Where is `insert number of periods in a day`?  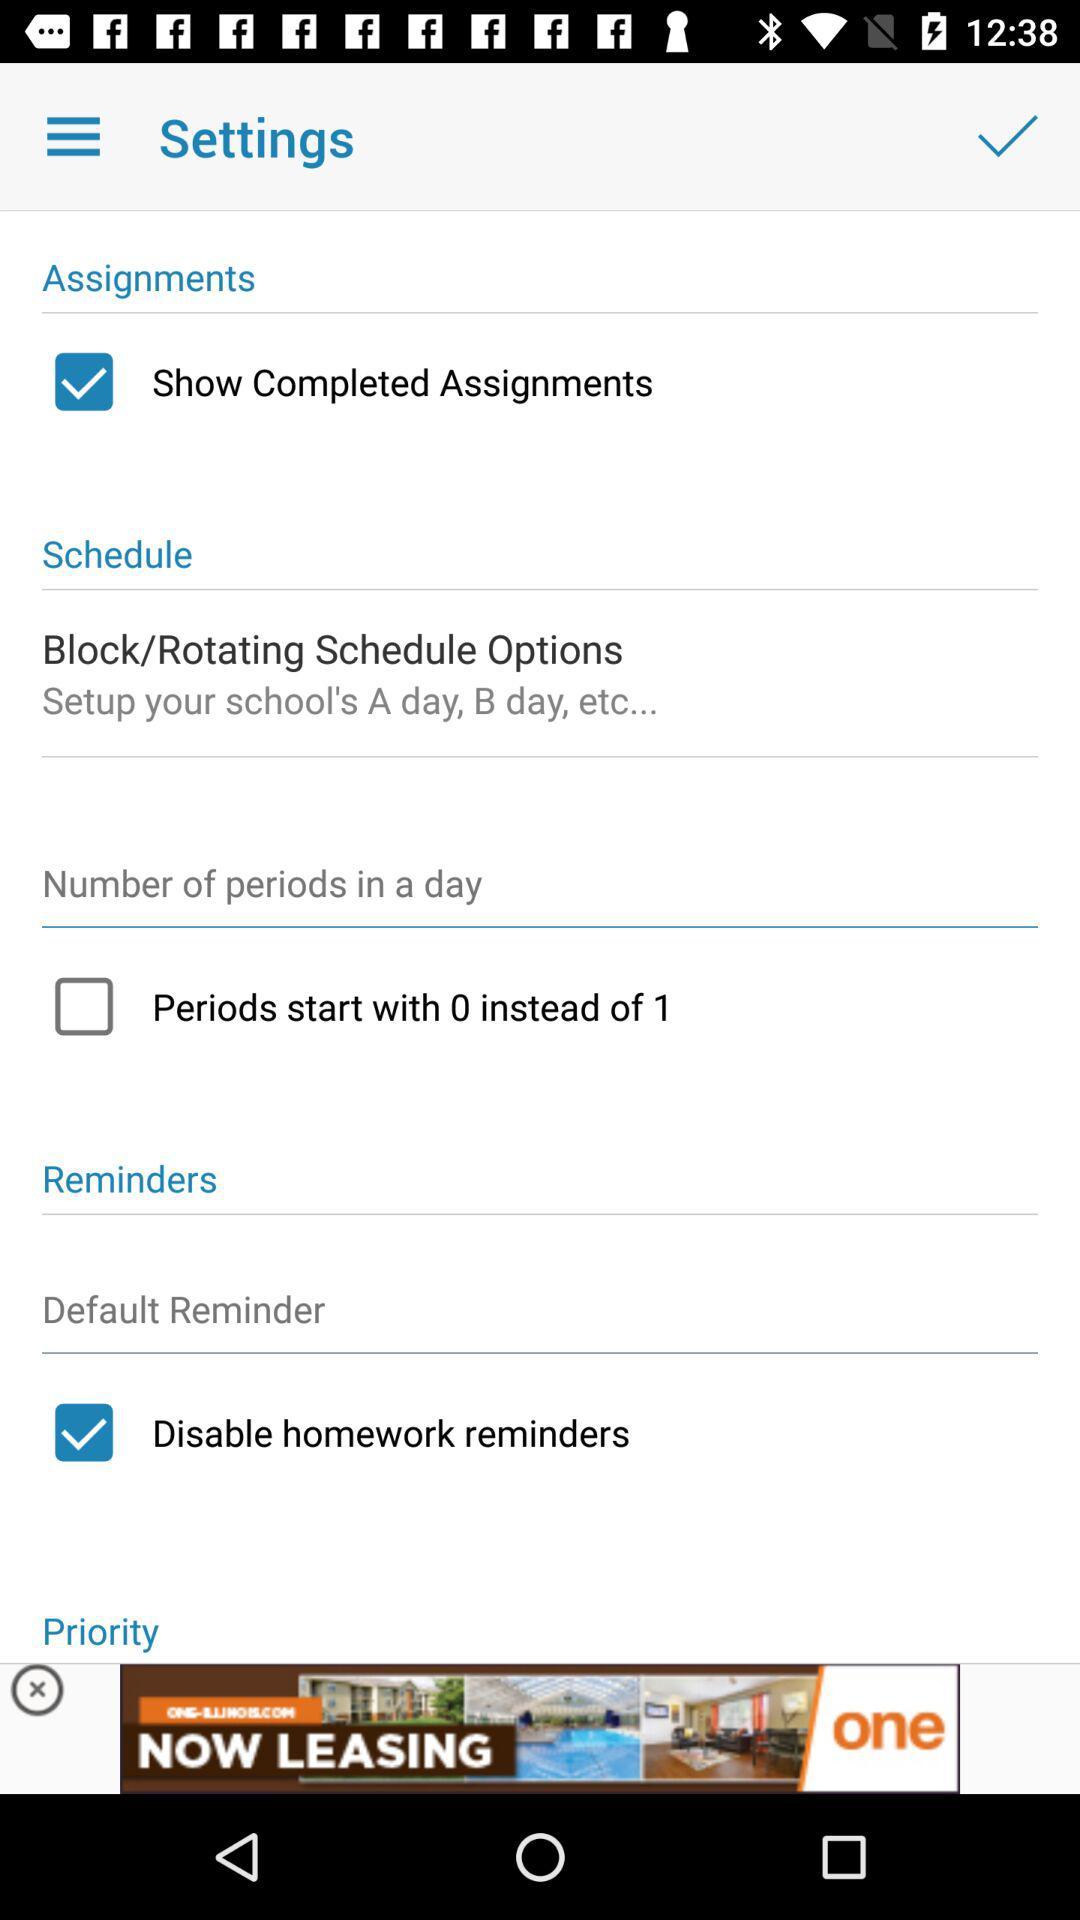 insert number of periods in a day is located at coordinates (540, 891).